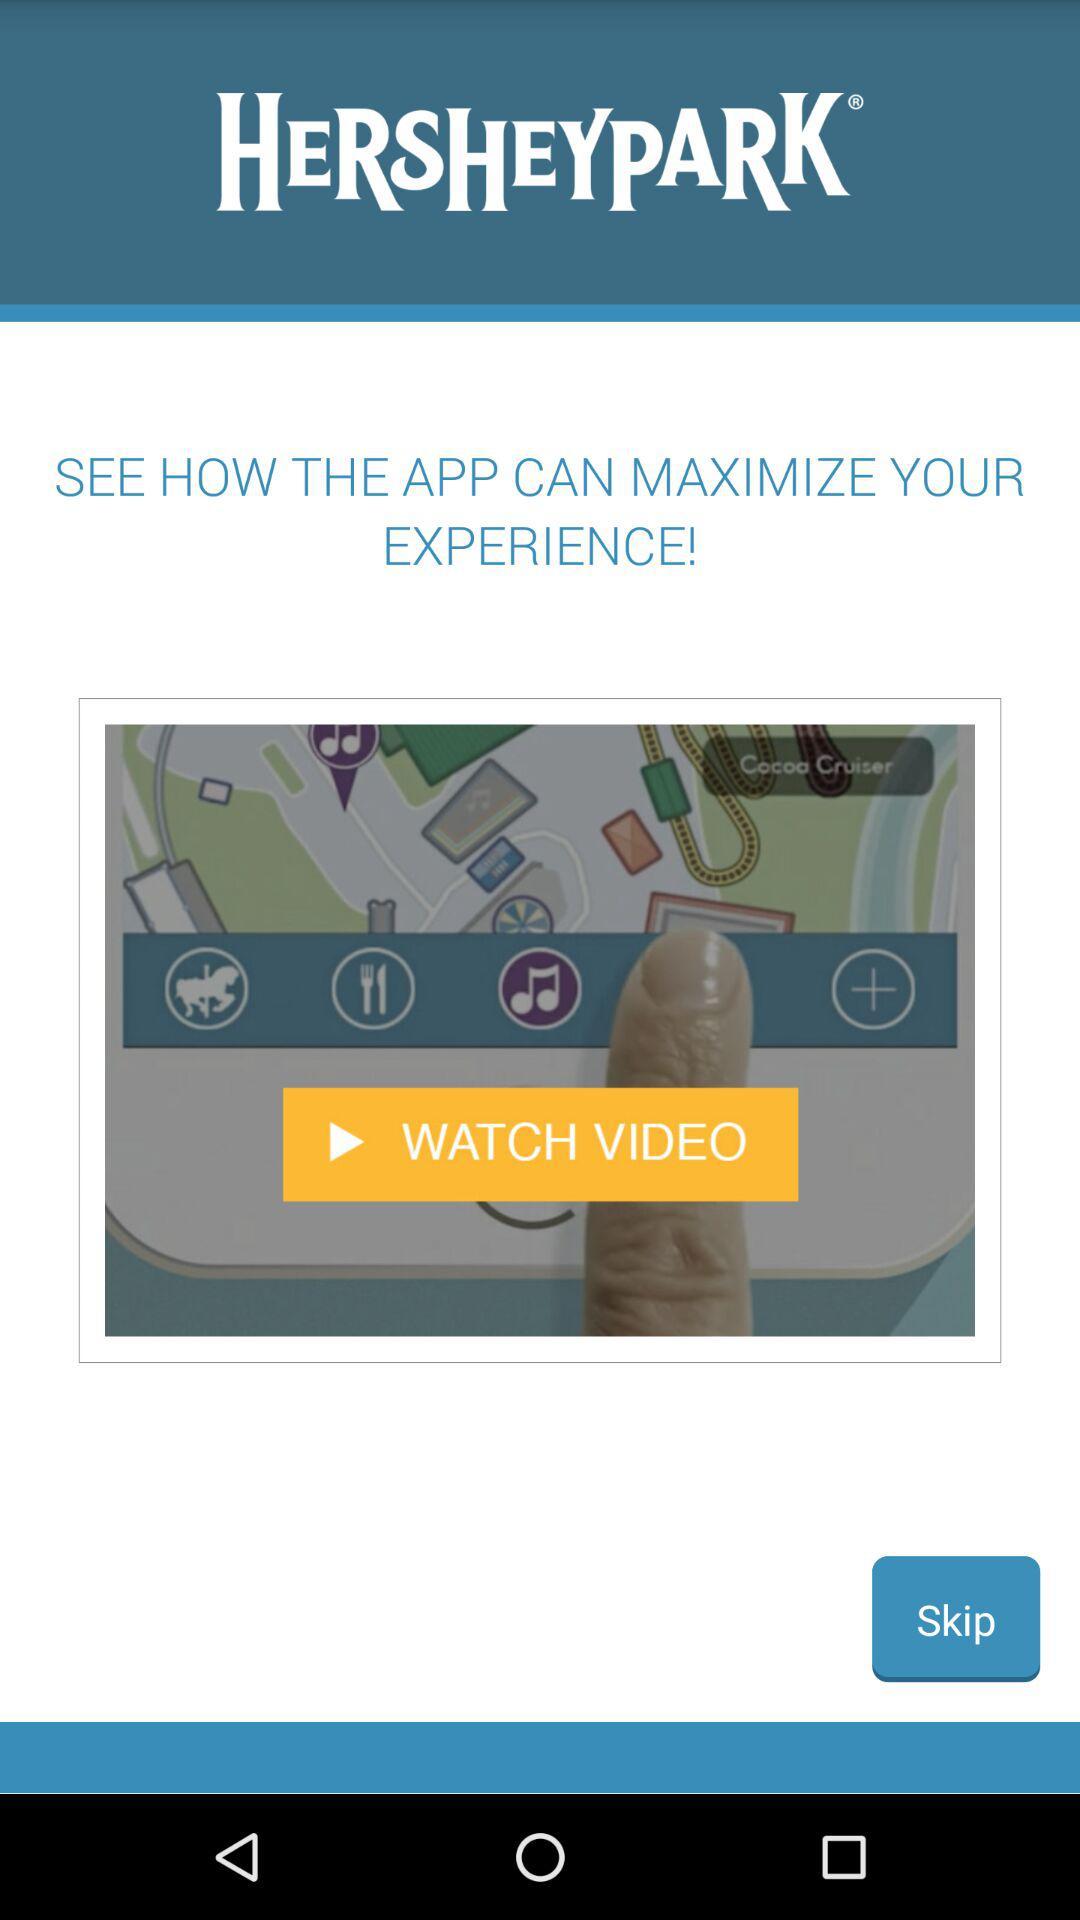  What do you see at coordinates (540, 1030) in the screenshot?
I see `watch video` at bounding box center [540, 1030].